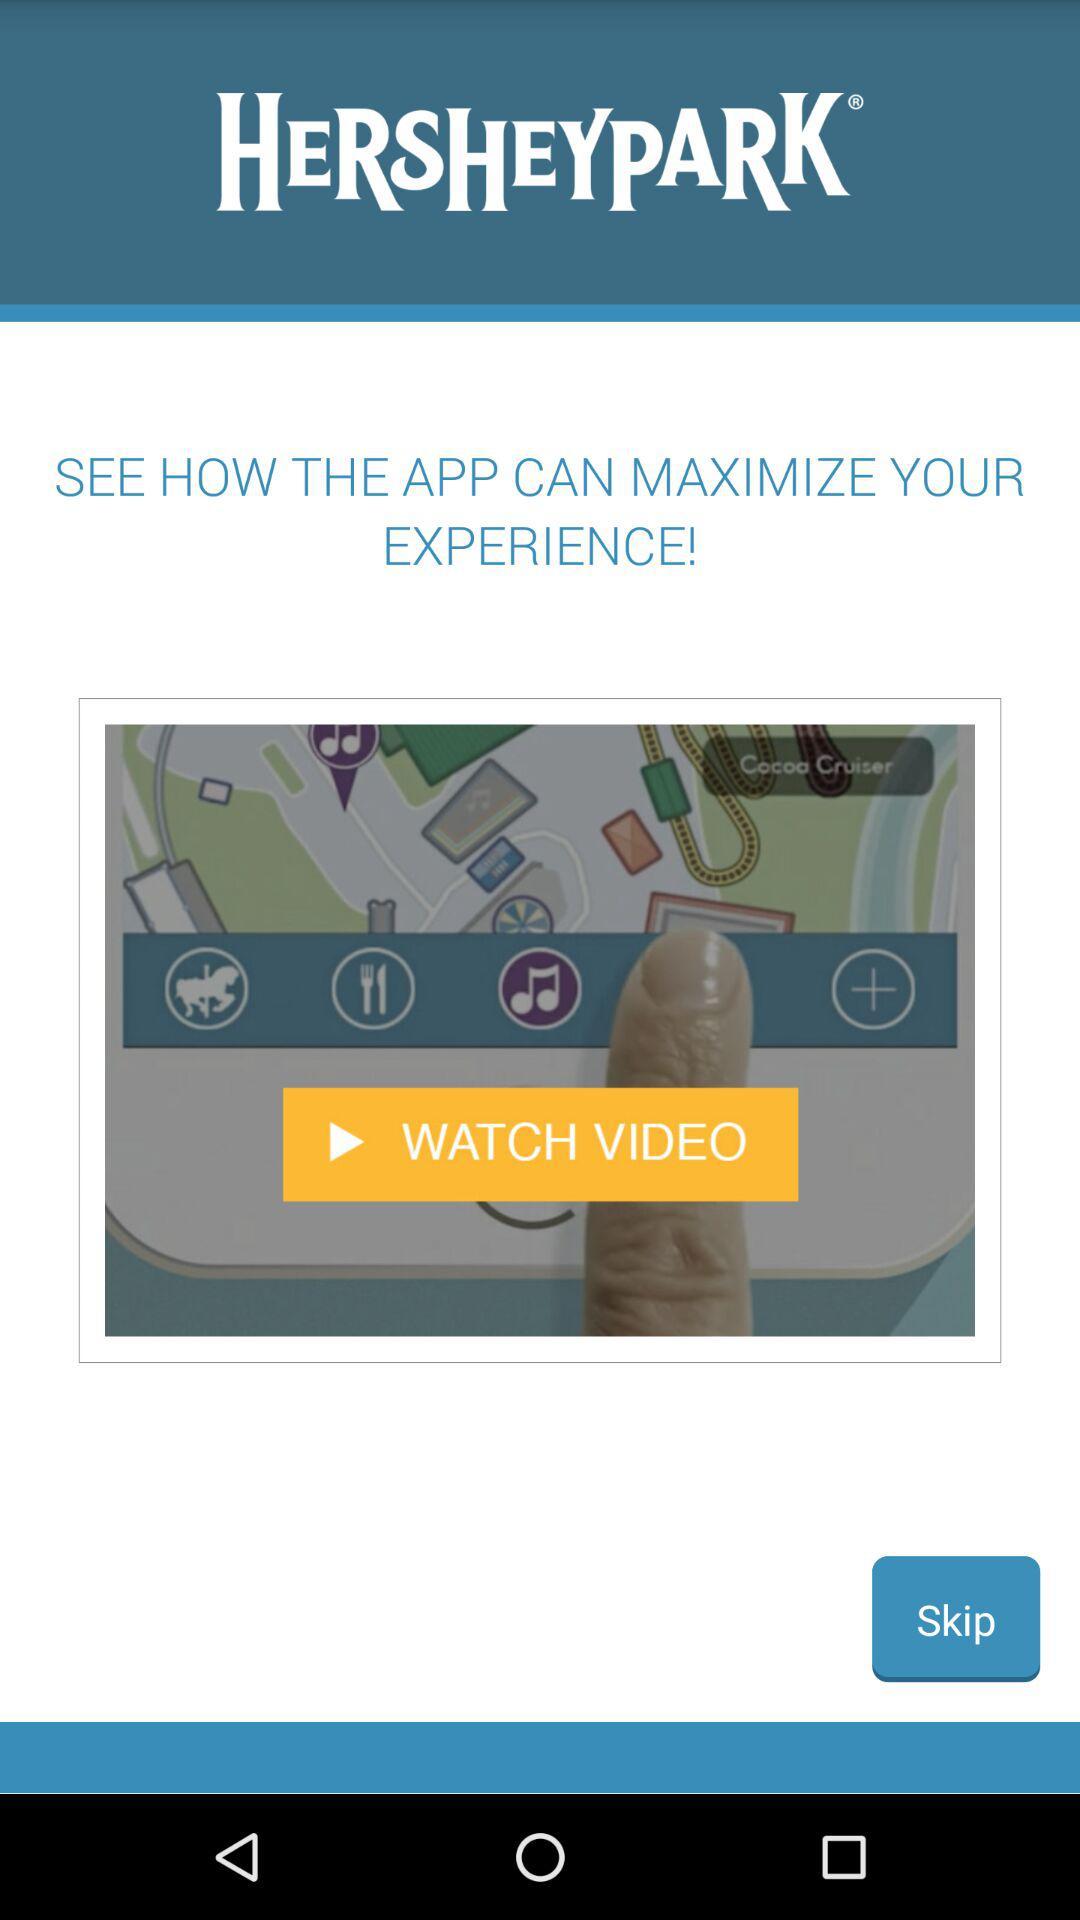  What do you see at coordinates (540, 1030) in the screenshot?
I see `watch video` at bounding box center [540, 1030].